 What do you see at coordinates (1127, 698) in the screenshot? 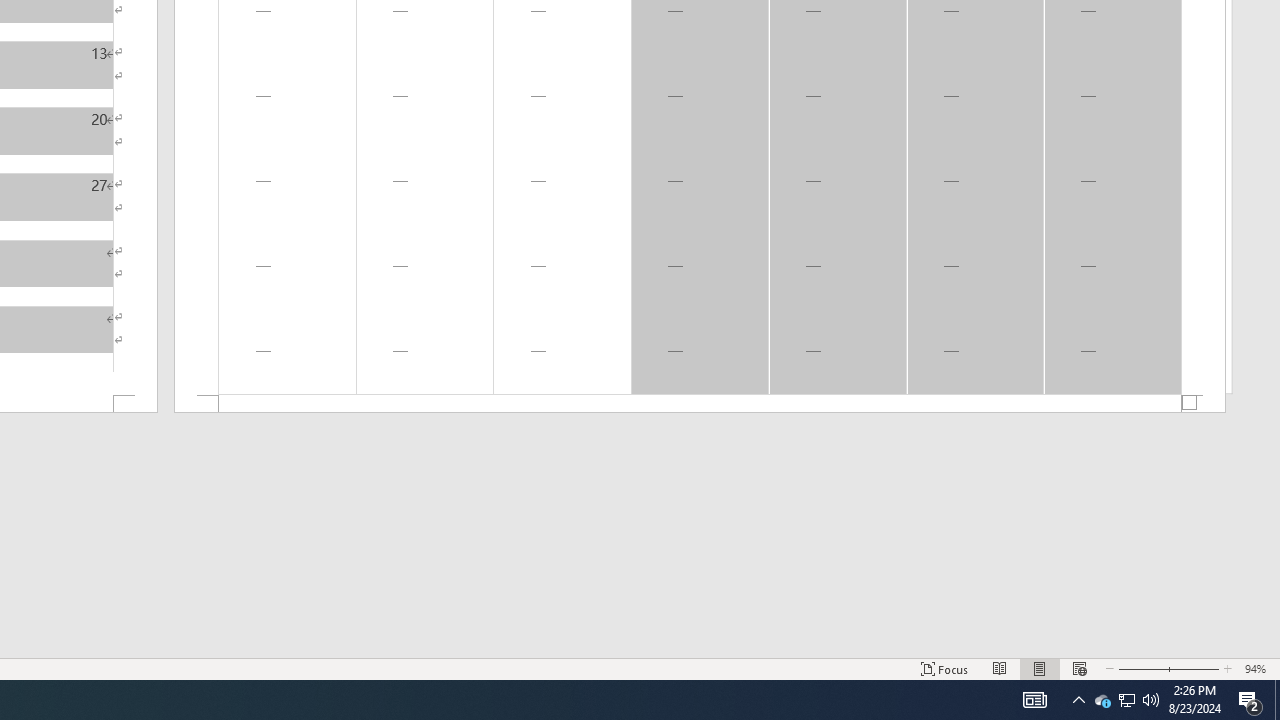
I see `'User Promoted Notification Area'` at bounding box center [1127, 698].